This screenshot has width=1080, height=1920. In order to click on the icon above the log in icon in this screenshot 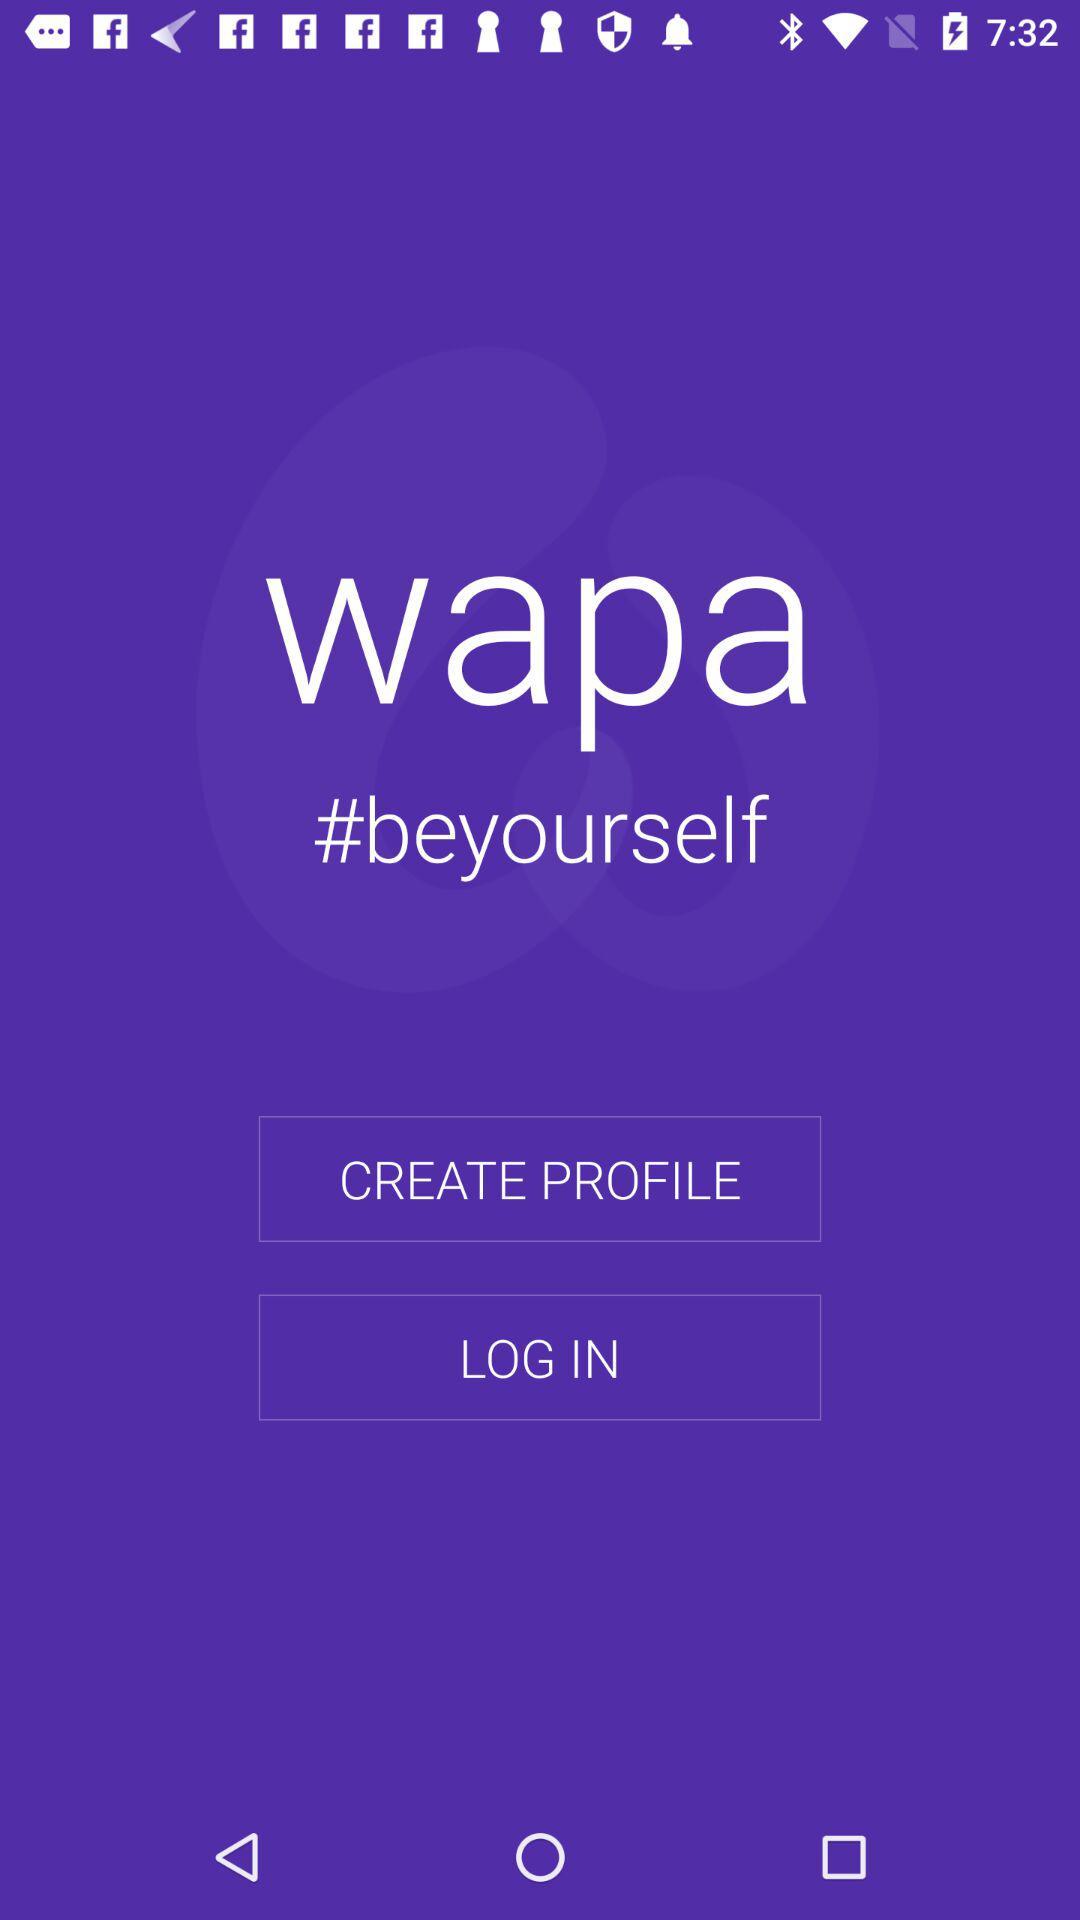, I will do `click(540, 1179)`.